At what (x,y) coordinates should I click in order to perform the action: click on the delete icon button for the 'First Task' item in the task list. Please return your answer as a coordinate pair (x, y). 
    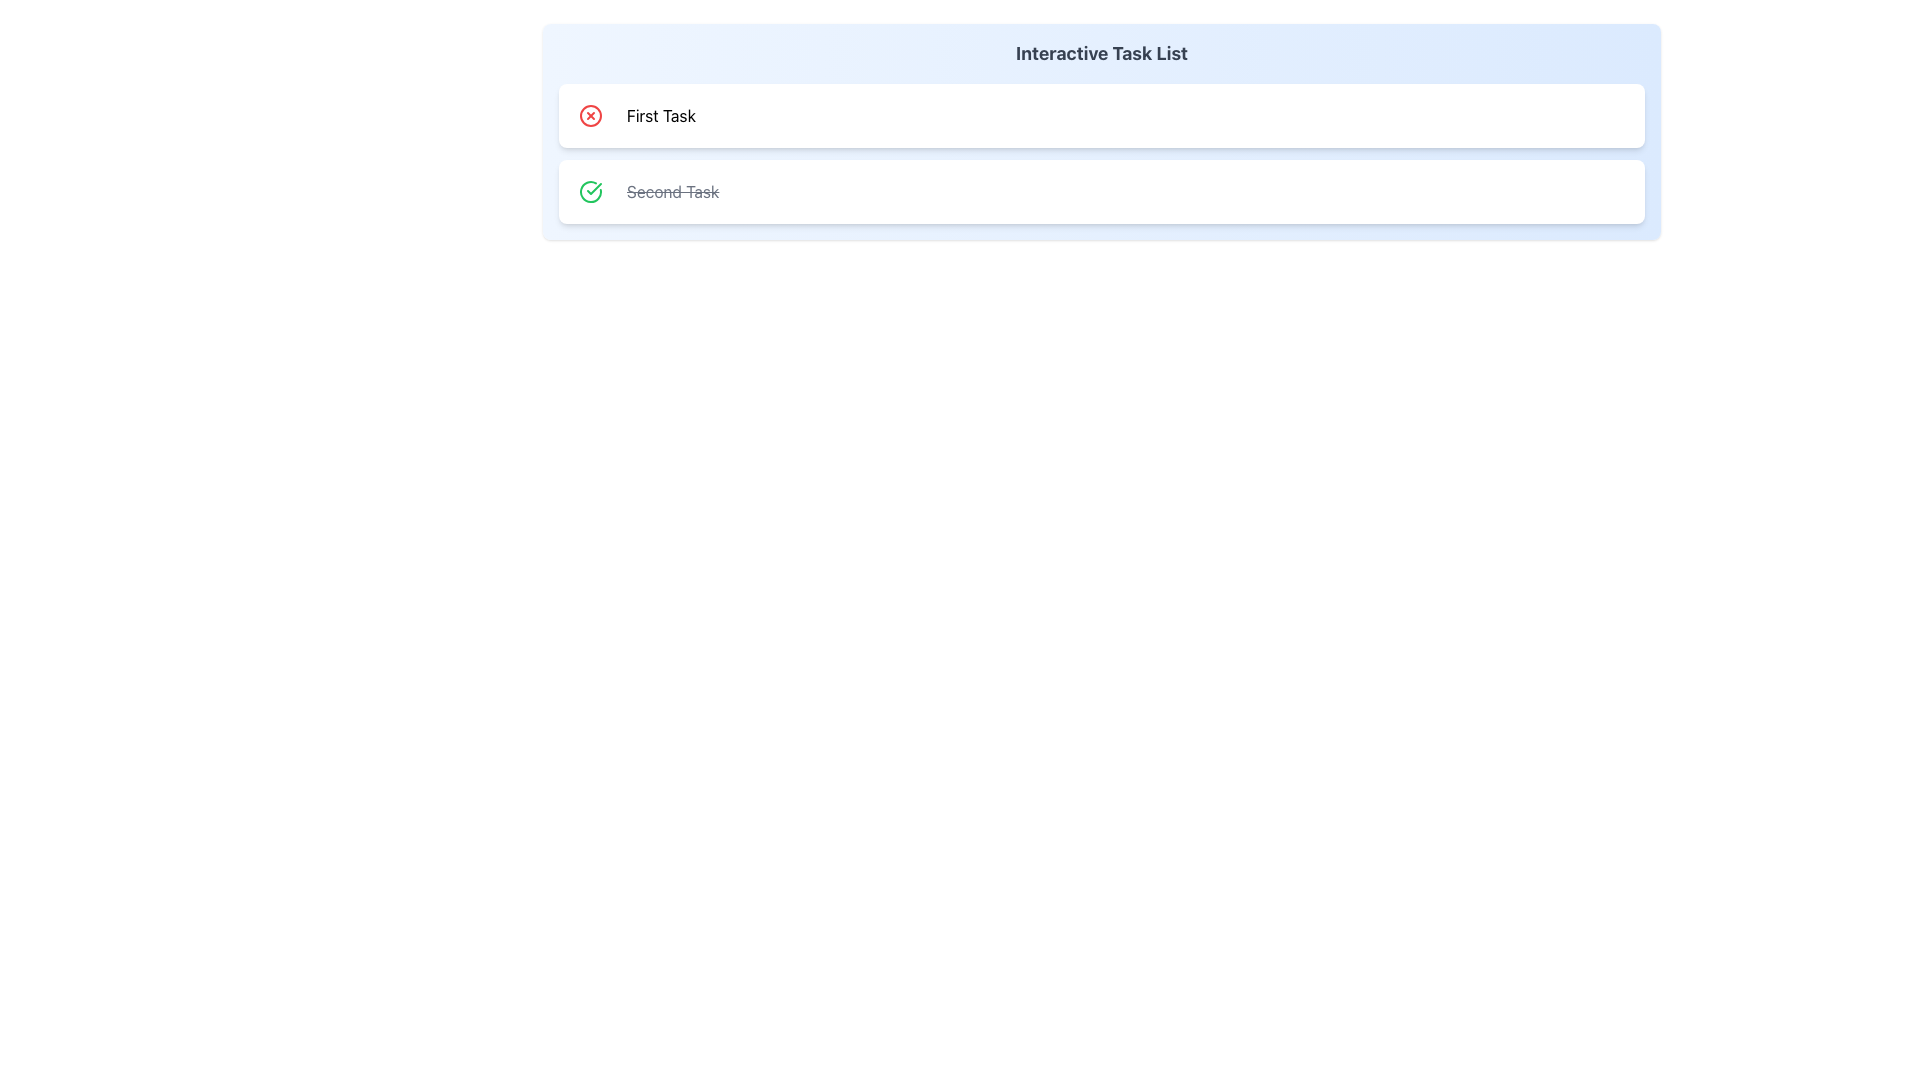
    Looking at the image, I should click on (589, 115).